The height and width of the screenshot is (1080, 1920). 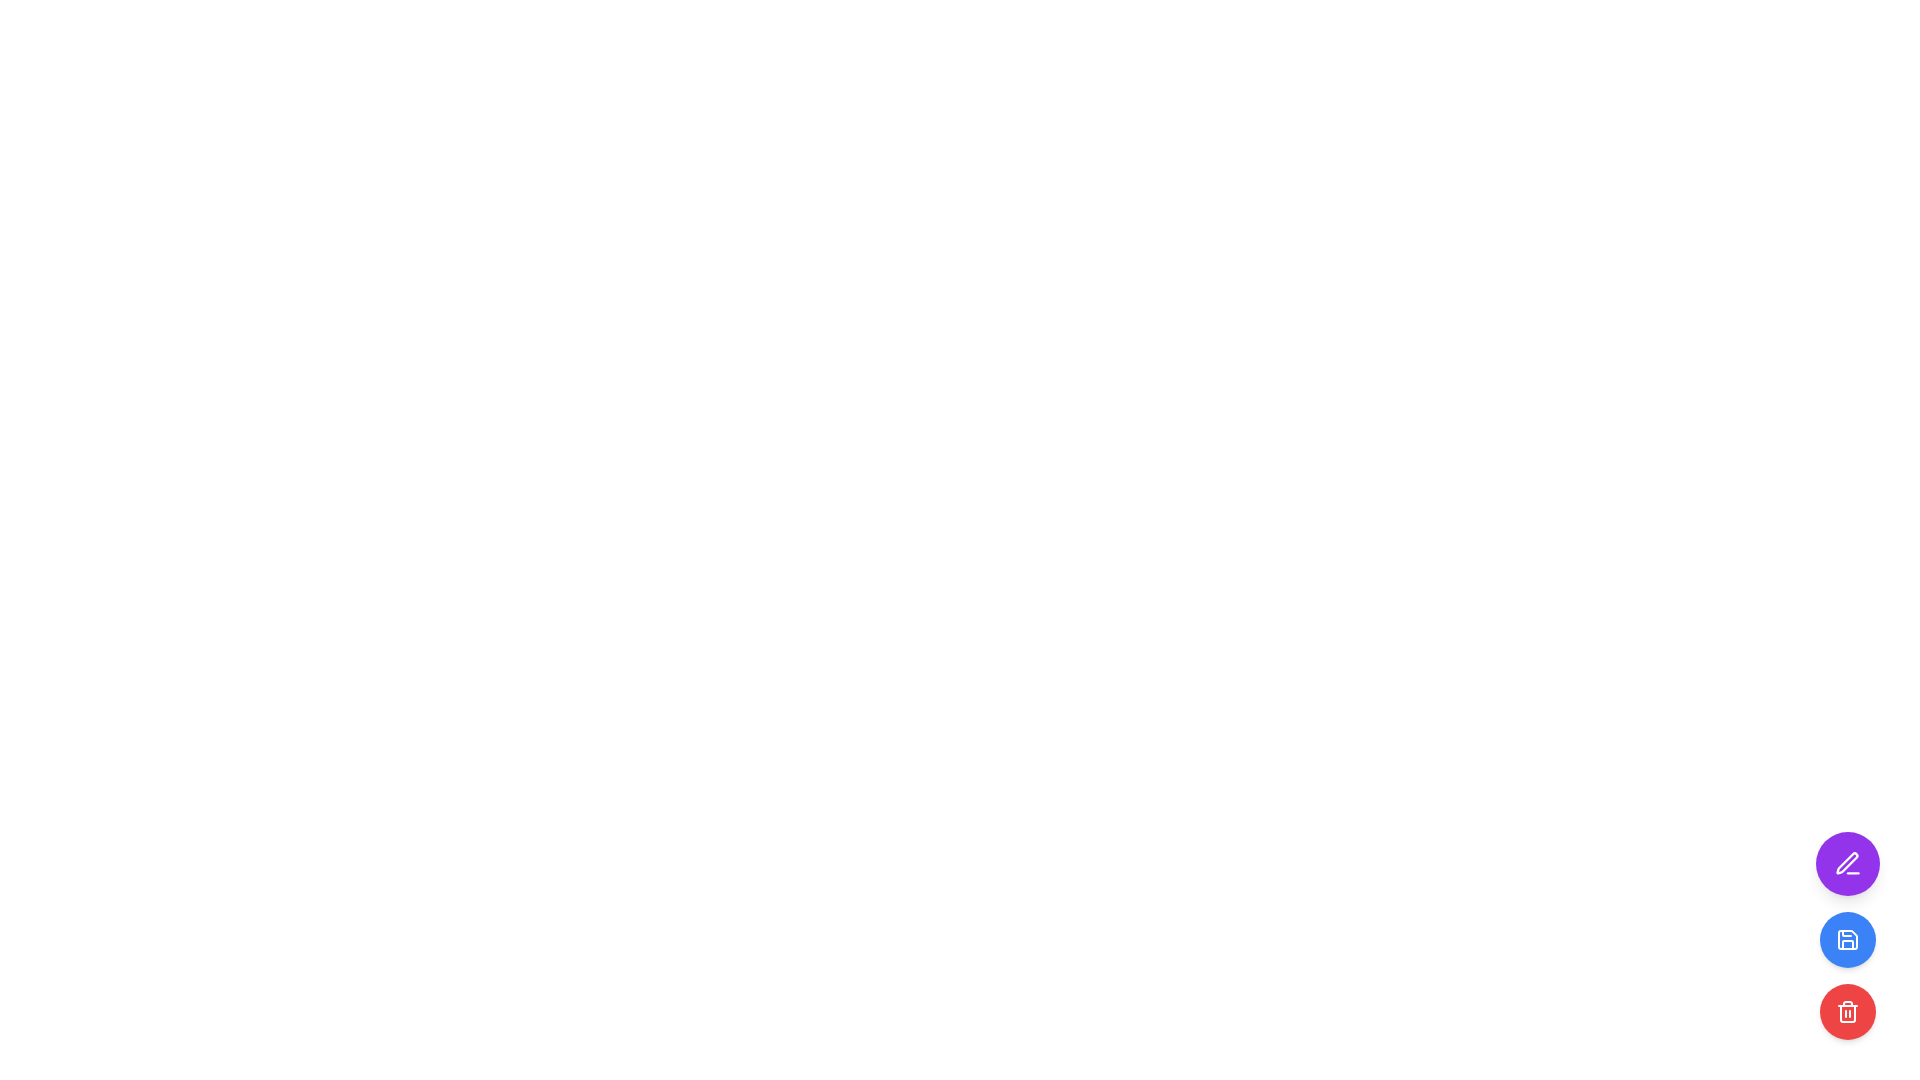 I want to click on the blue save button located in the vertical stack of buttons, positioned towards the right side of the interface, so click(x=1847, y=974).